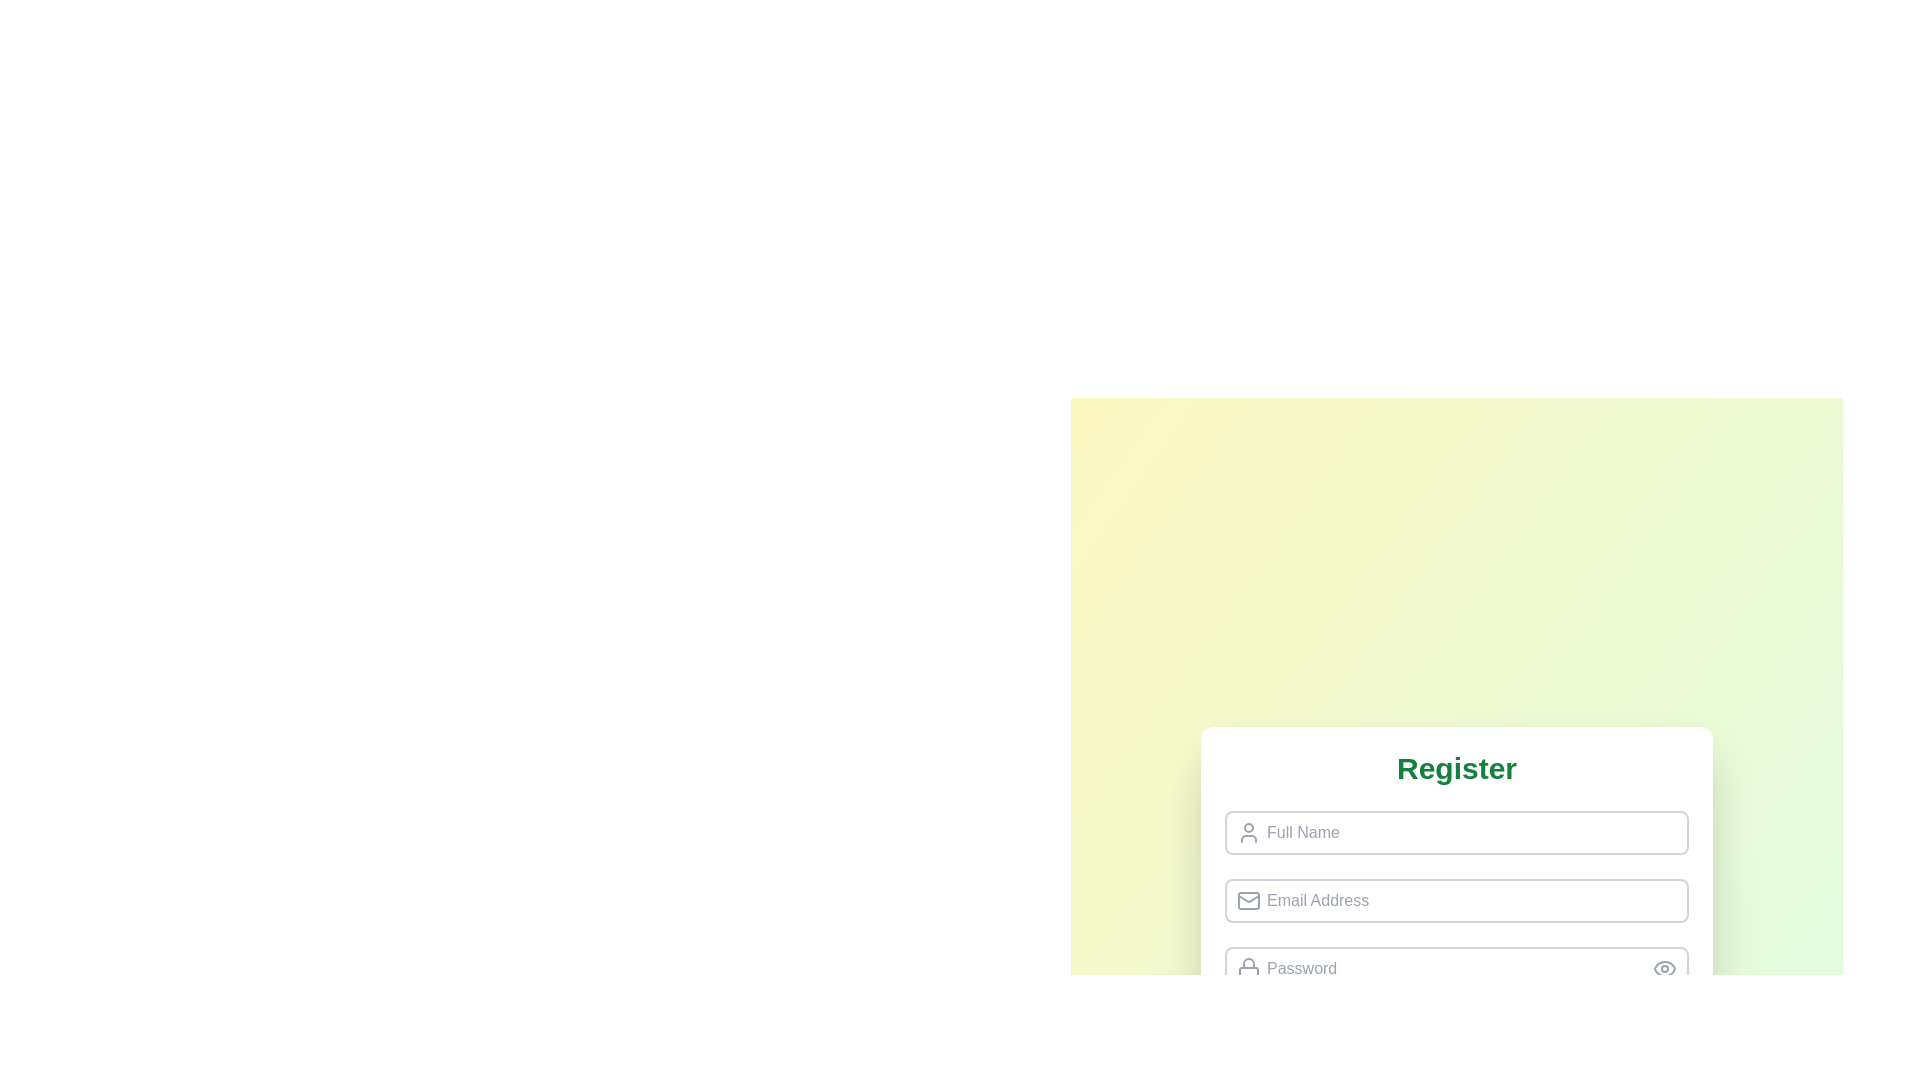 This screenshot has height=1080, width=1920. What do you see at coordinates (1247, 901) in the screenshot?
I see `the decorative email icon located at the far left of the input field for entering an email address, which is aligned vertically with the center of the field and near the placeholder text 'Email Address'` at bounding box center [1247, 901].